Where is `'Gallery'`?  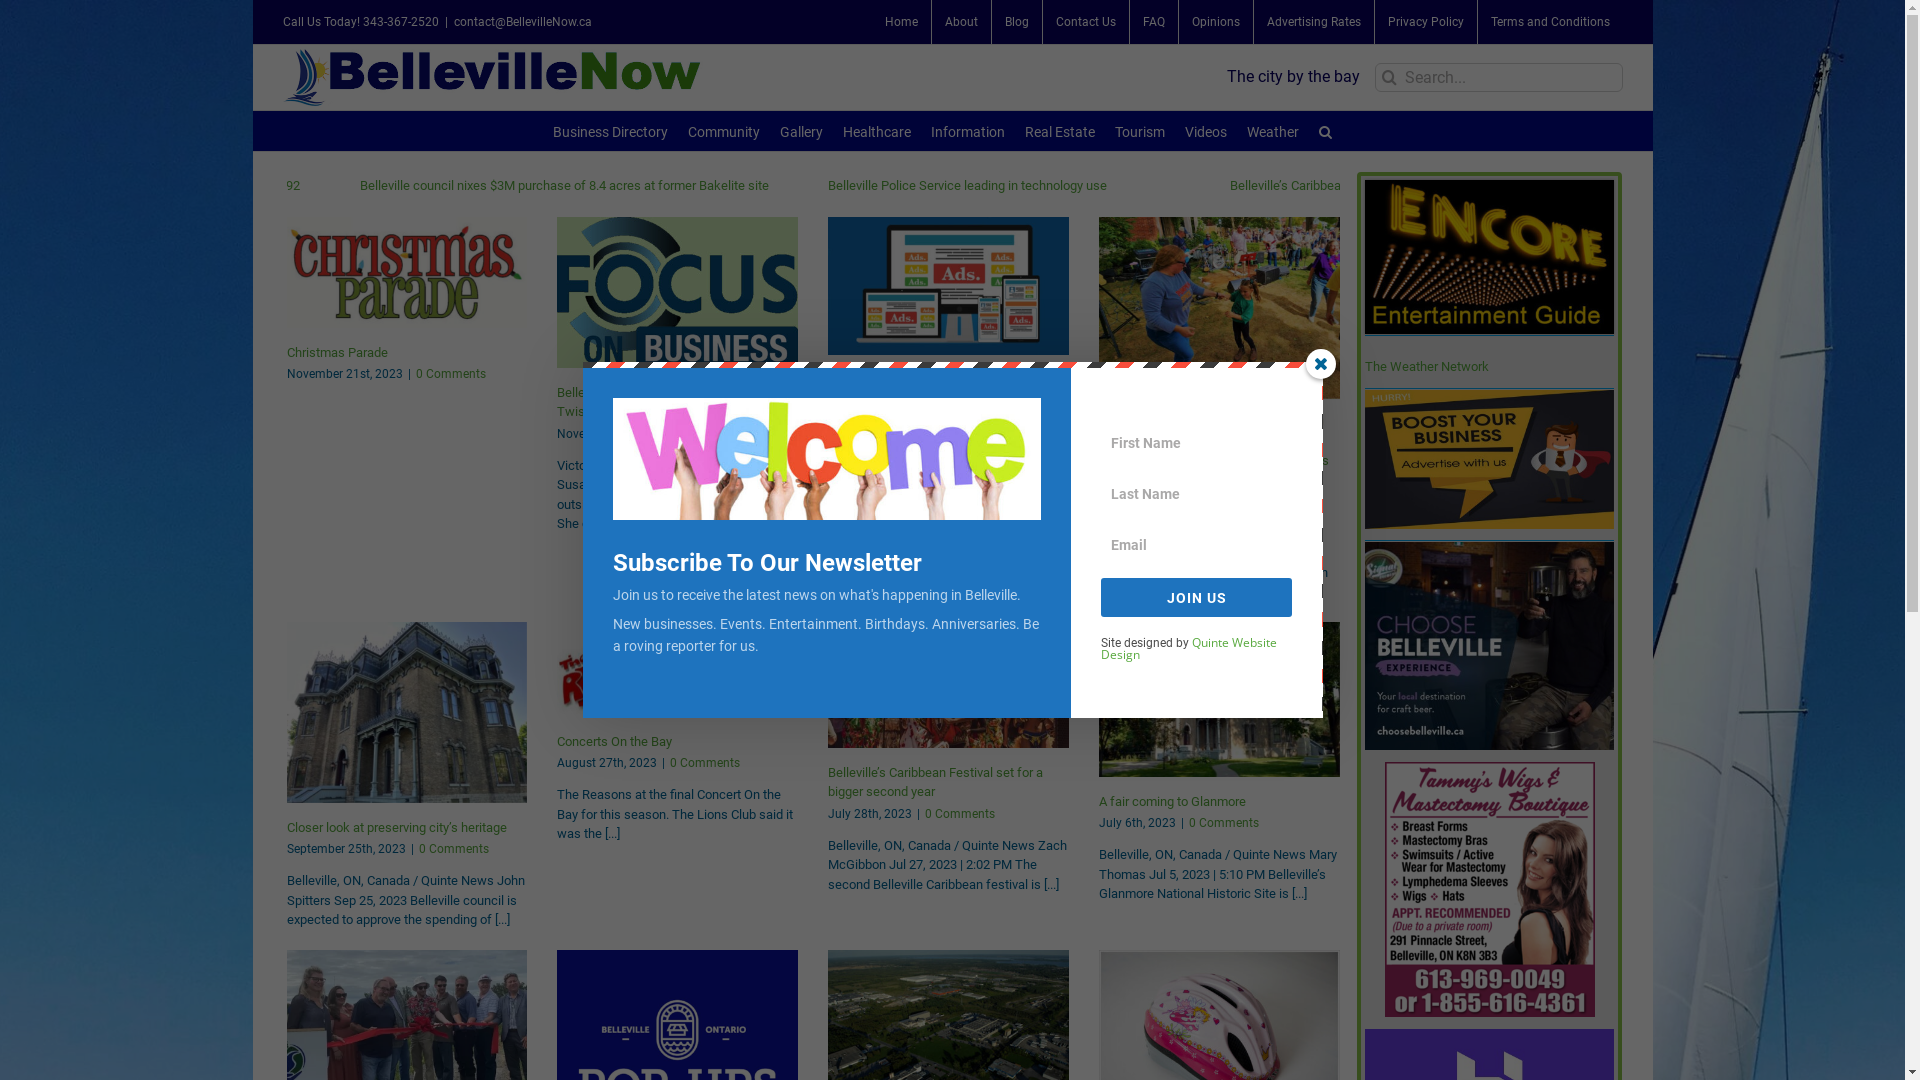
'Gallery' is located at coordinates (778, 130).